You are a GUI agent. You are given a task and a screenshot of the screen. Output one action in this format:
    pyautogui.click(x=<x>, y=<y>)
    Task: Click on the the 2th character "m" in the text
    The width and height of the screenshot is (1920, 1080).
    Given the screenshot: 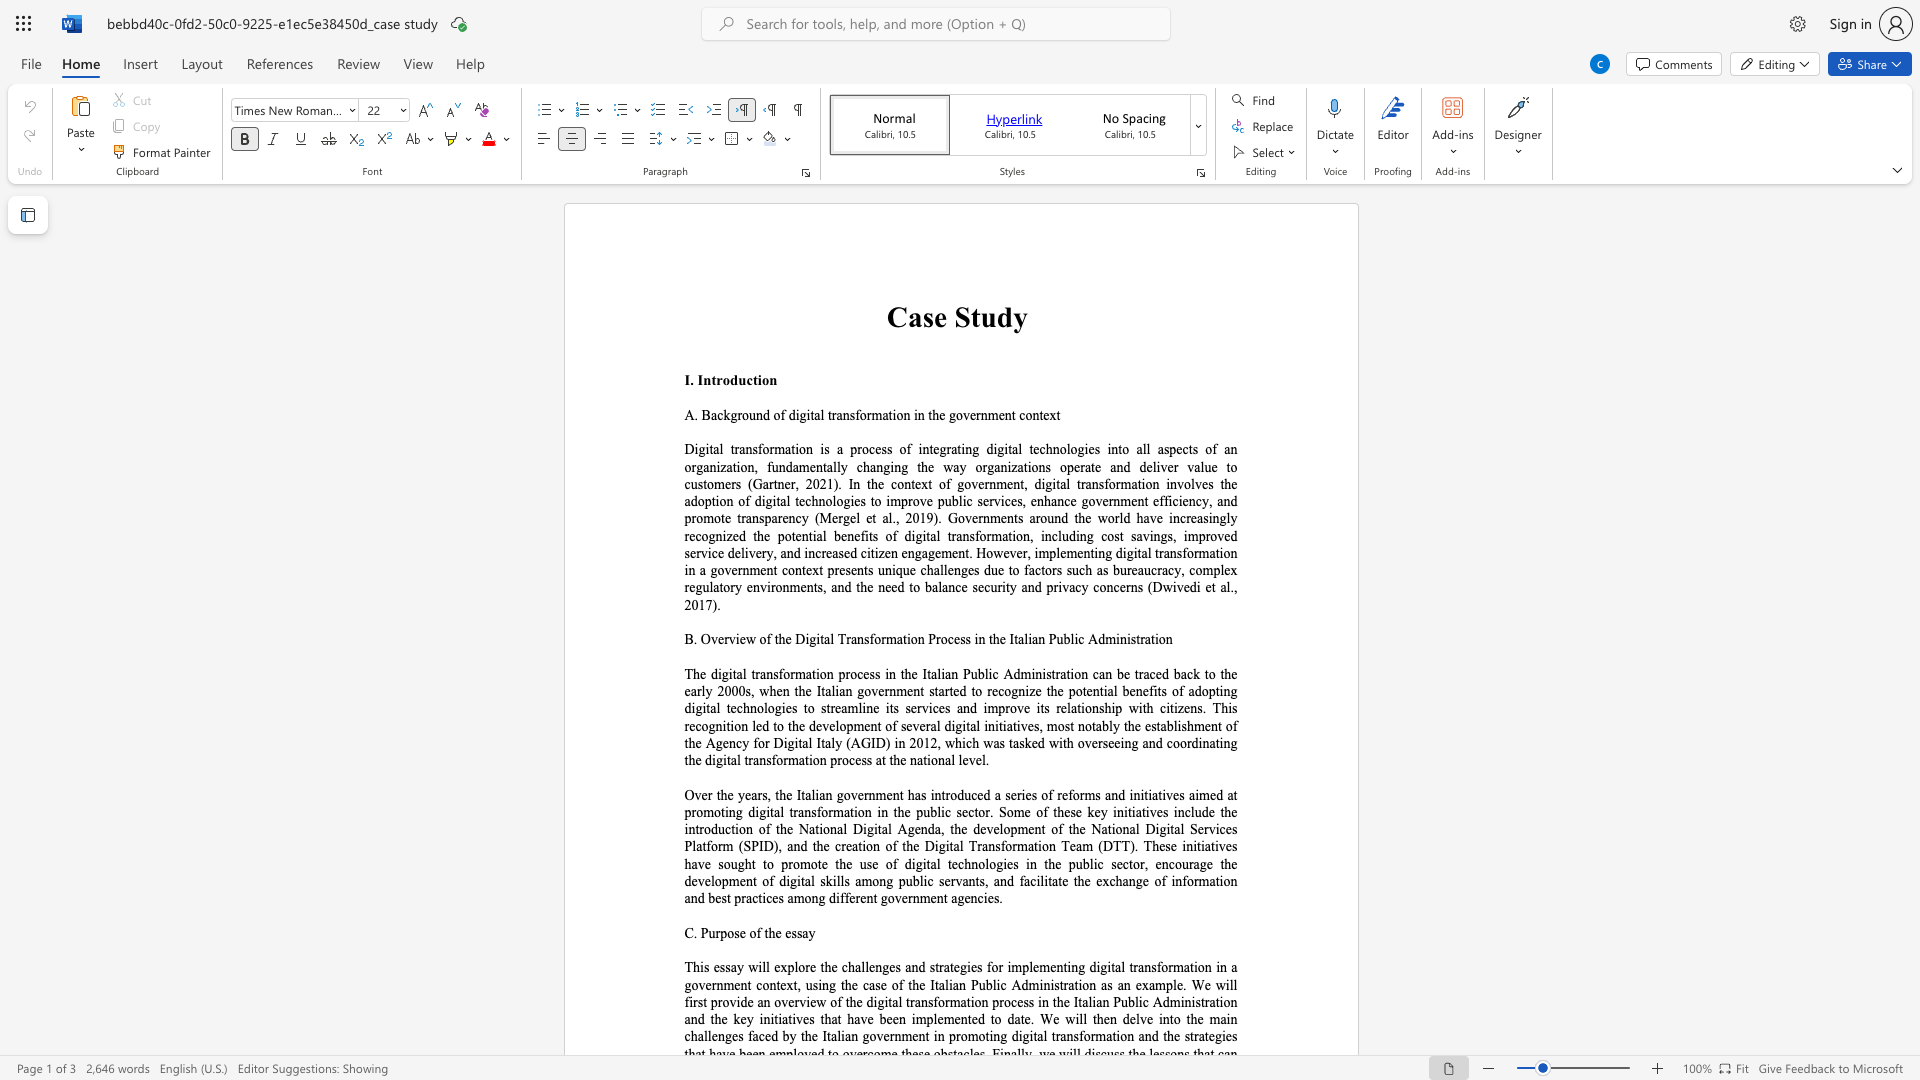 What is the action you would take?
    pyautogui.click(x=993, y=414)
    